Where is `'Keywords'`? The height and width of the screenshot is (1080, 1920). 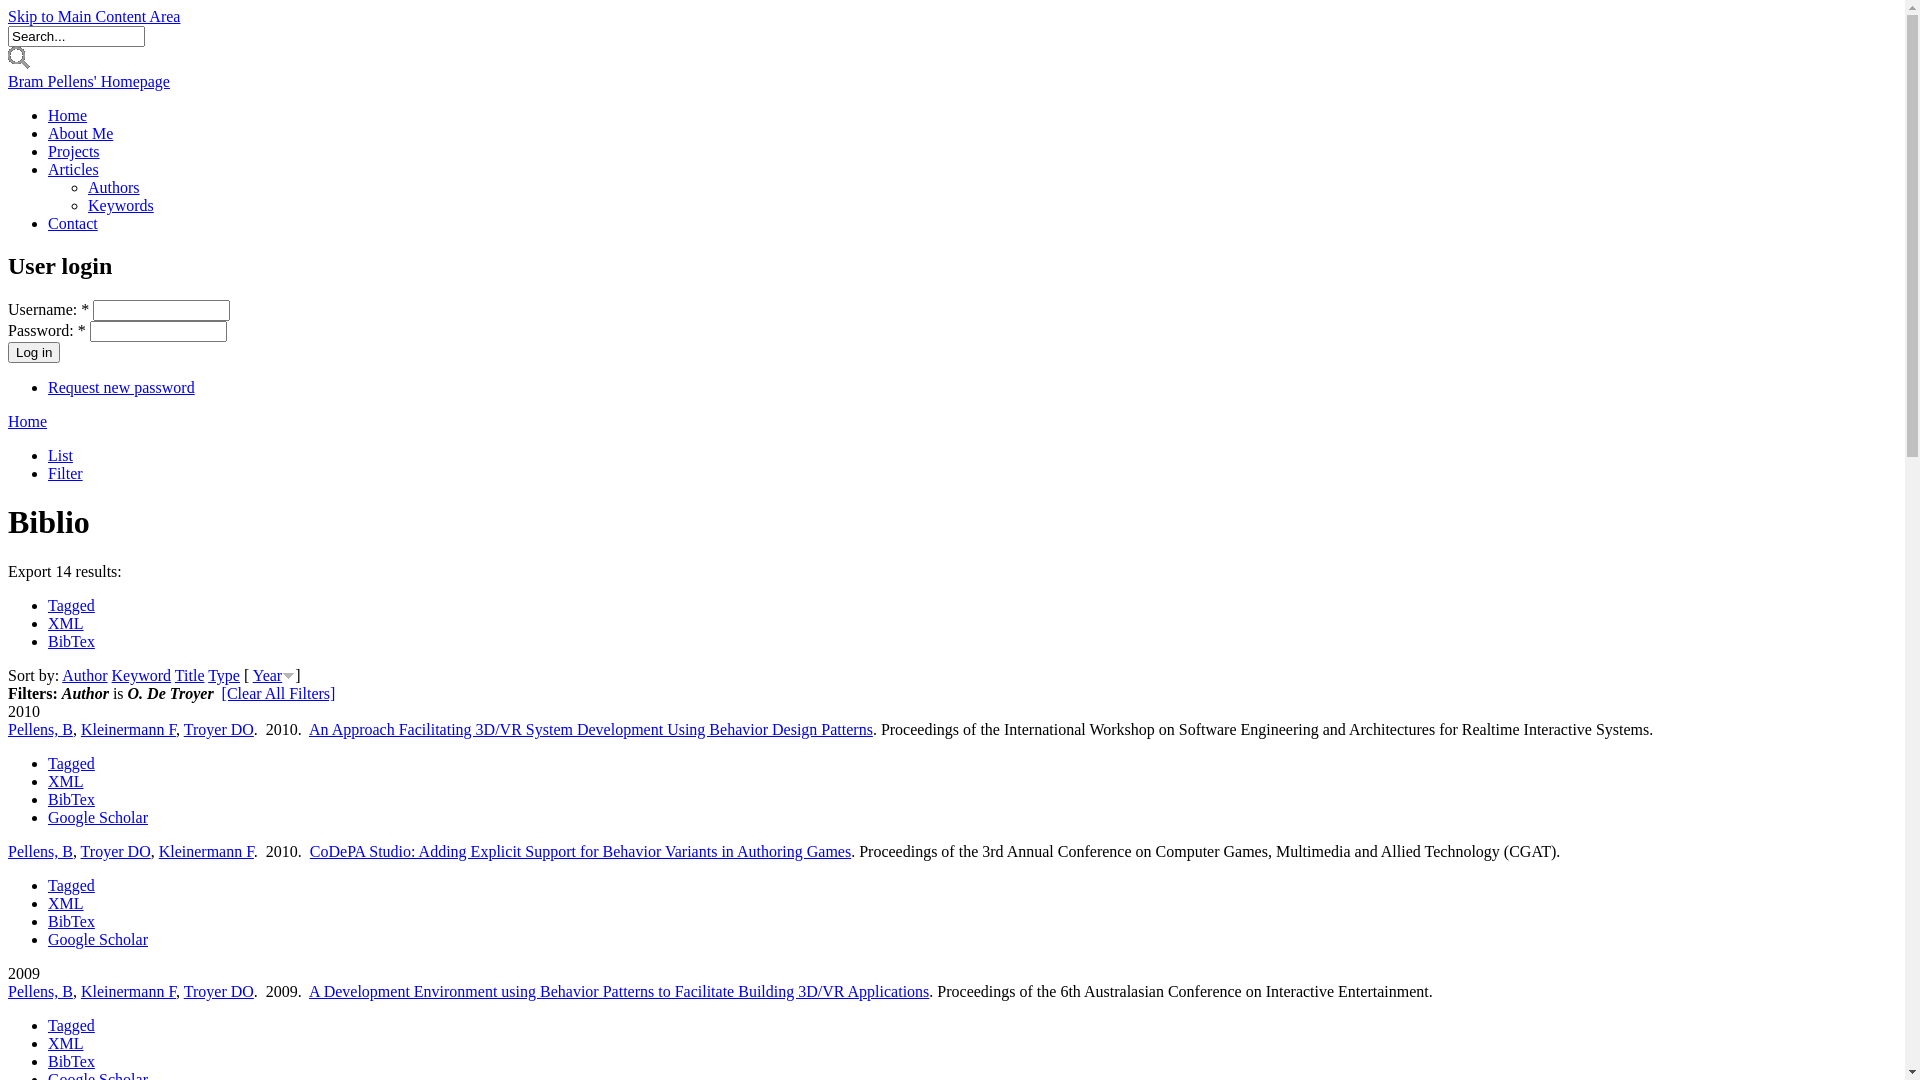 'Keywords' is located at coordinates (86, 205).